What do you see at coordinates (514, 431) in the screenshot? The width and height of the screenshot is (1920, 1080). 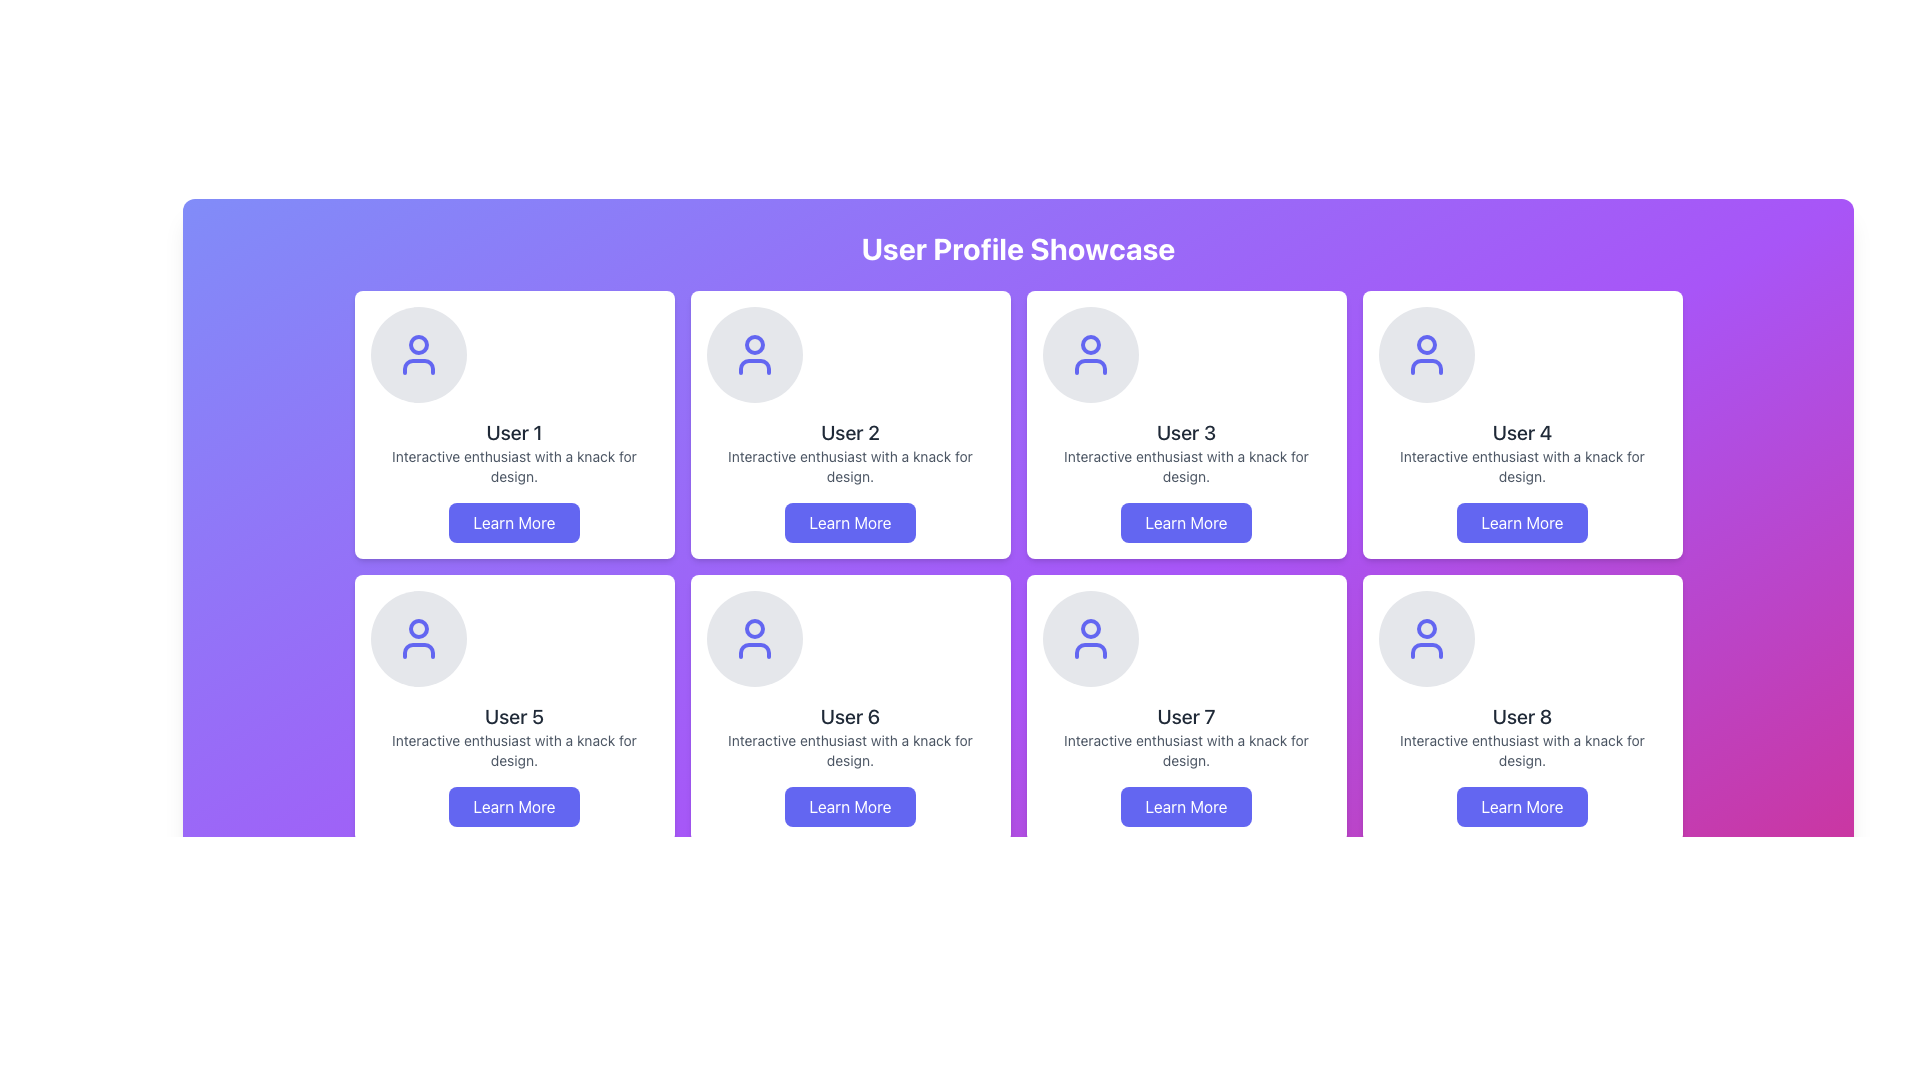 I see `text label displaying 'User 1' located in the first card of the grid layout, which has a bold, extra-large font on a white card with a rounded outline` at bounding box center [514, 431].